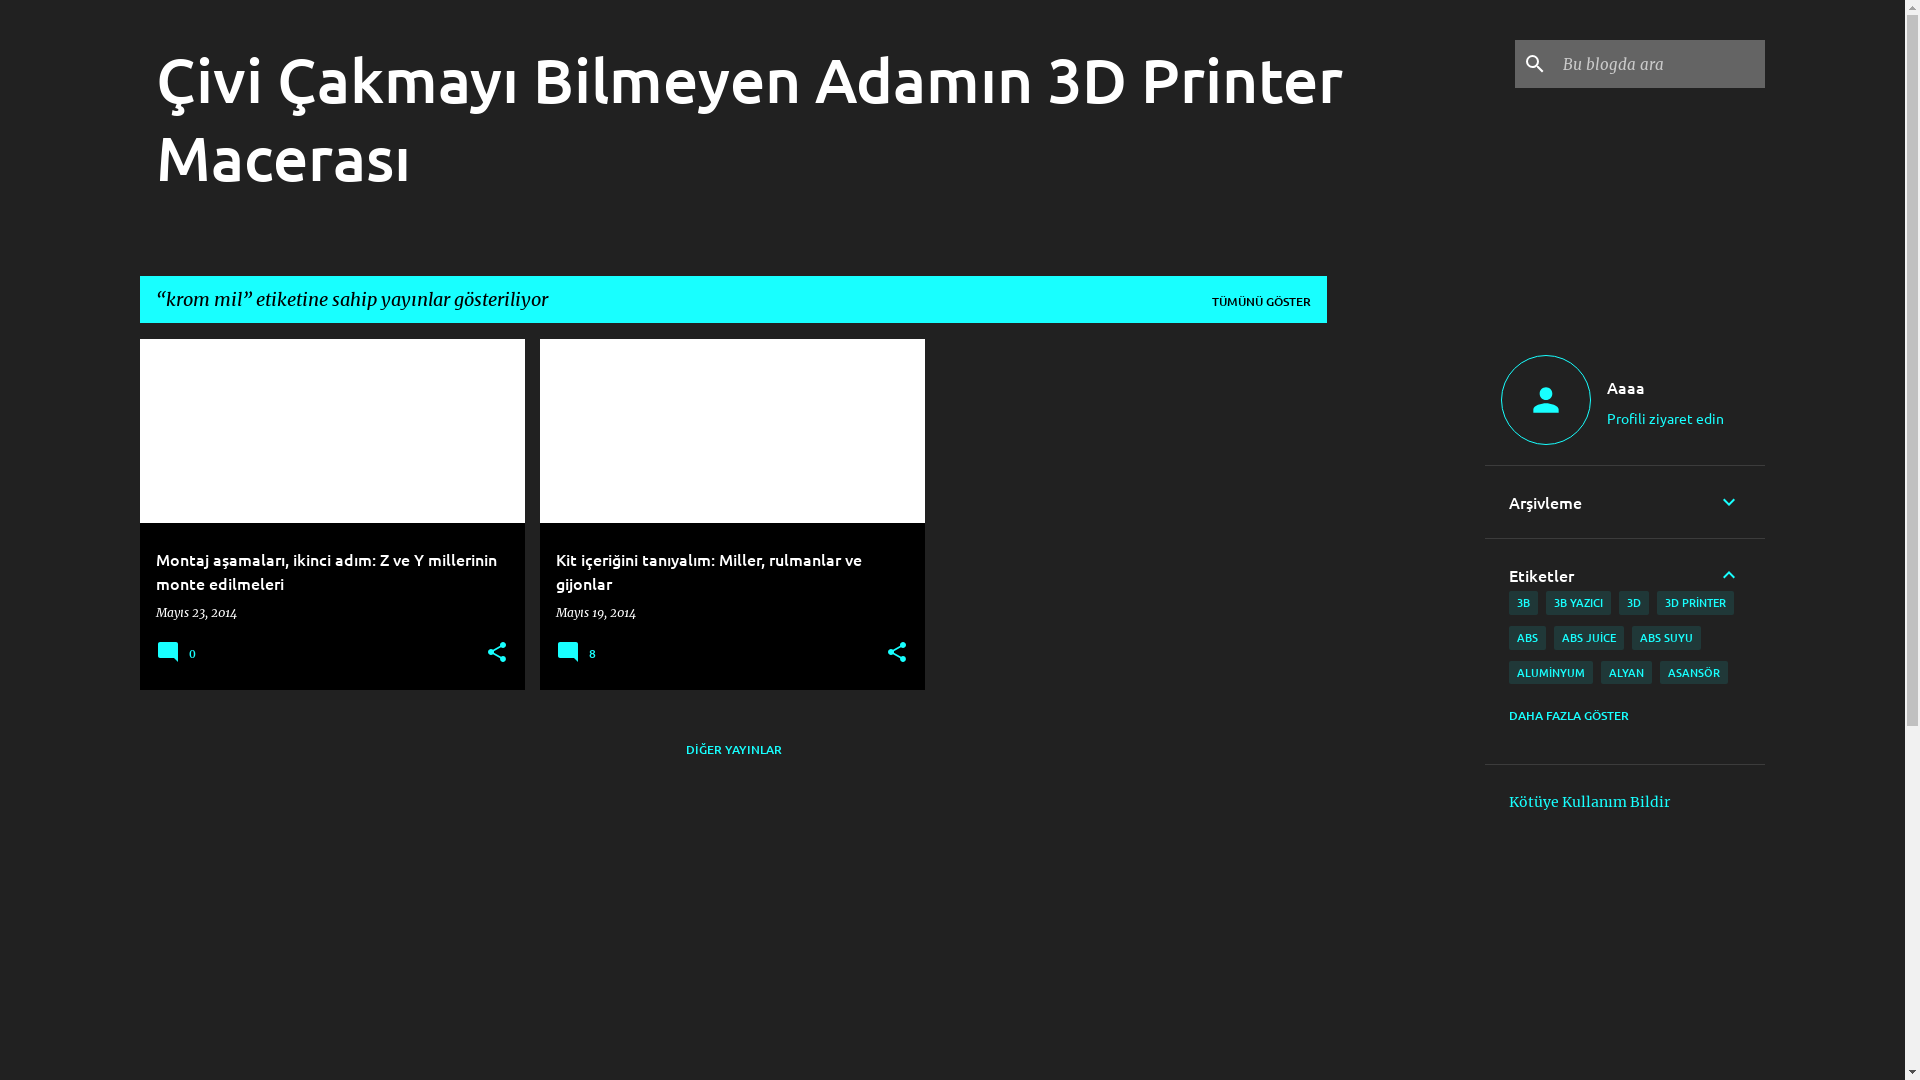 This screenshot has height=1080, width=1920. Describe the element at coordinates (1544, 601) in the screenshot. I see `'3B YAZICI'` at that location.